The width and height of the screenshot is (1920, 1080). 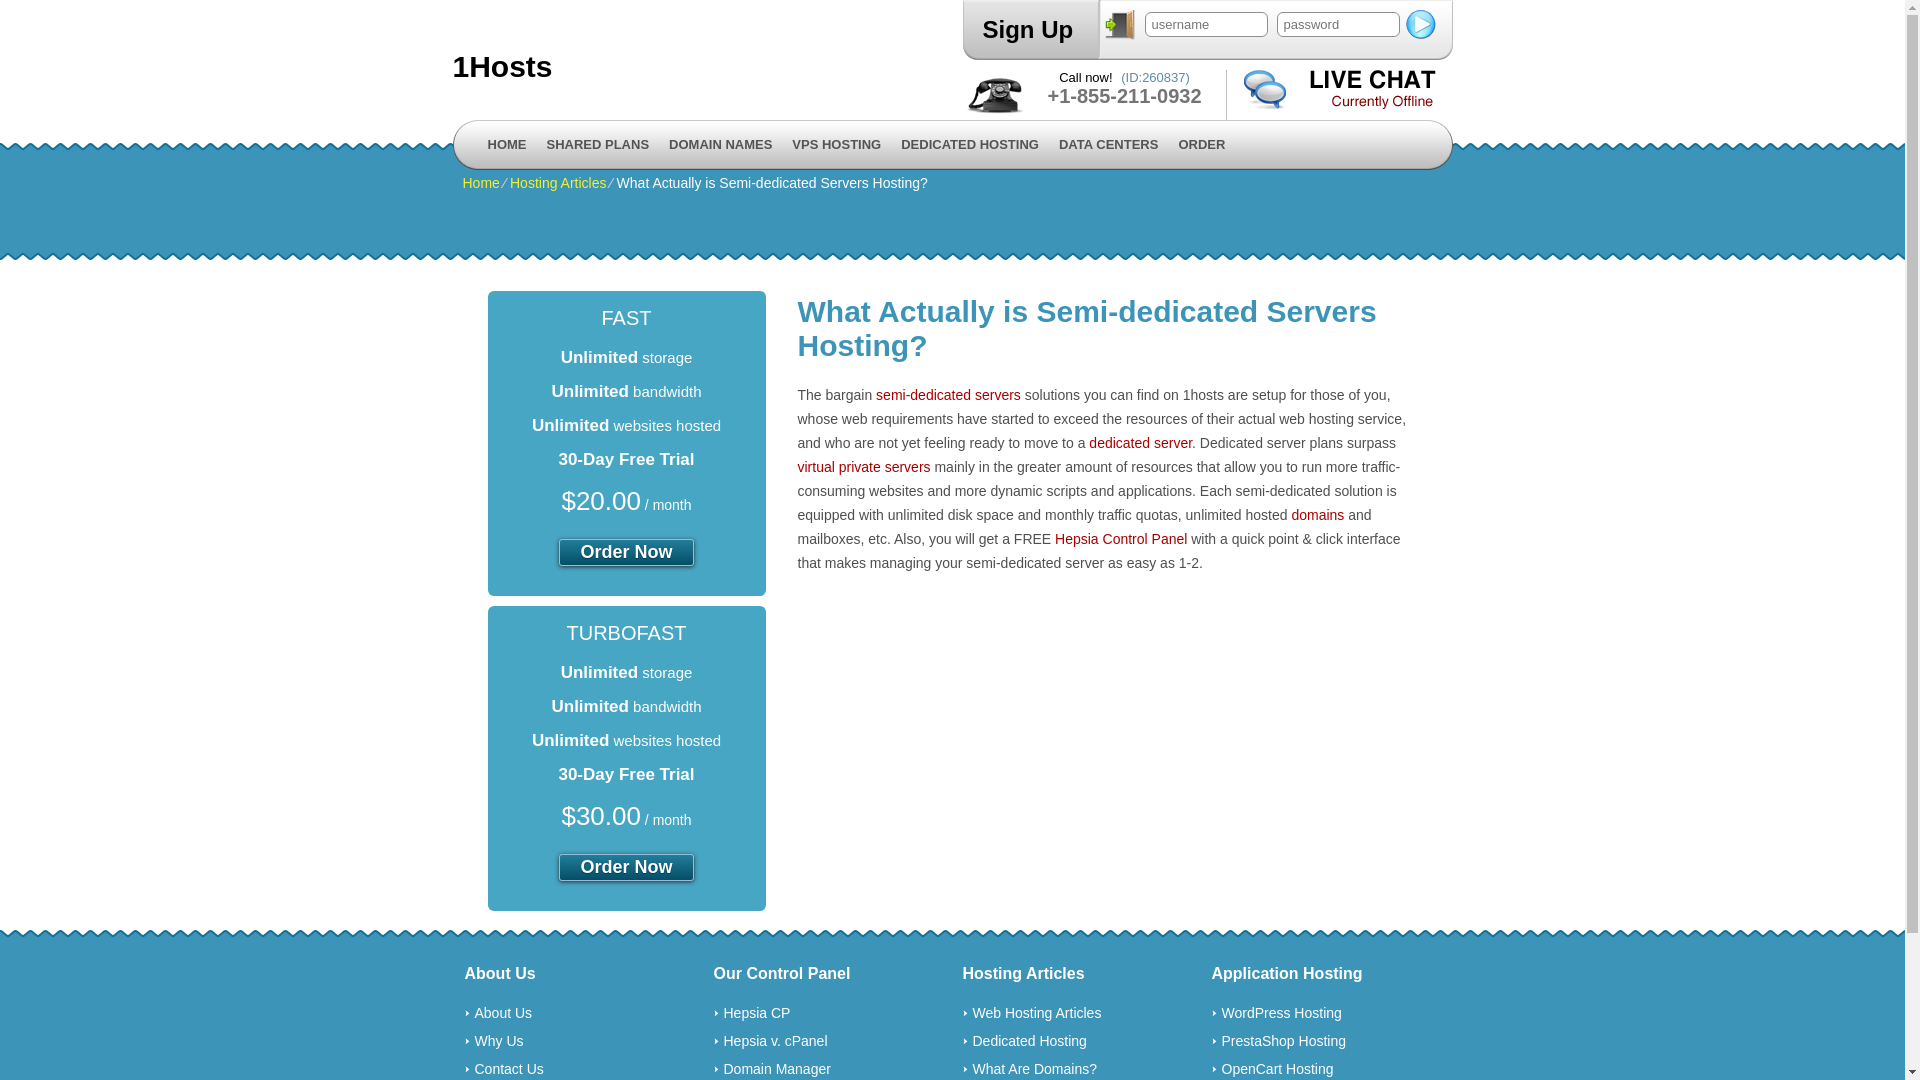 I want to click on 'DOMAIN NAMES', so click(x=720, y=144).